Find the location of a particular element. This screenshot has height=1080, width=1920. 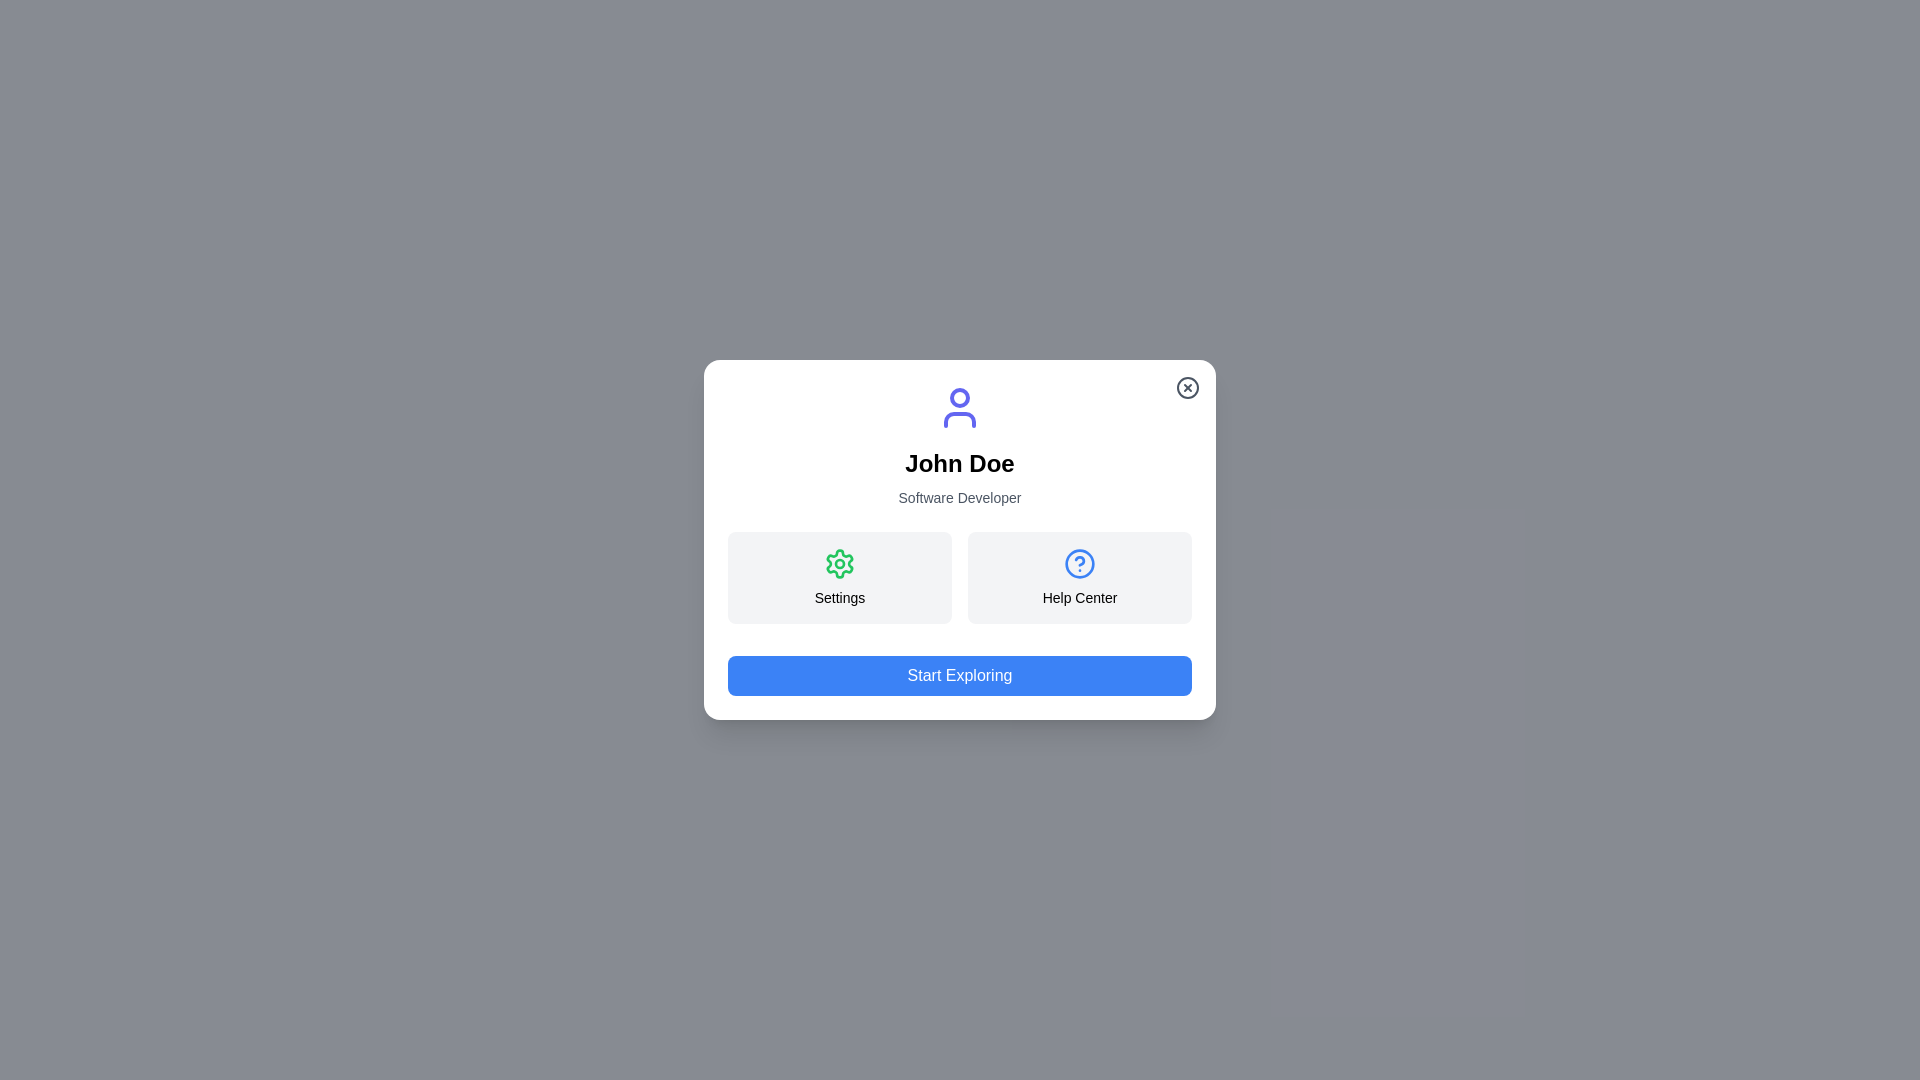

the close button located at the top-right corner of the user profile card is located at coordinates (1188, 388).